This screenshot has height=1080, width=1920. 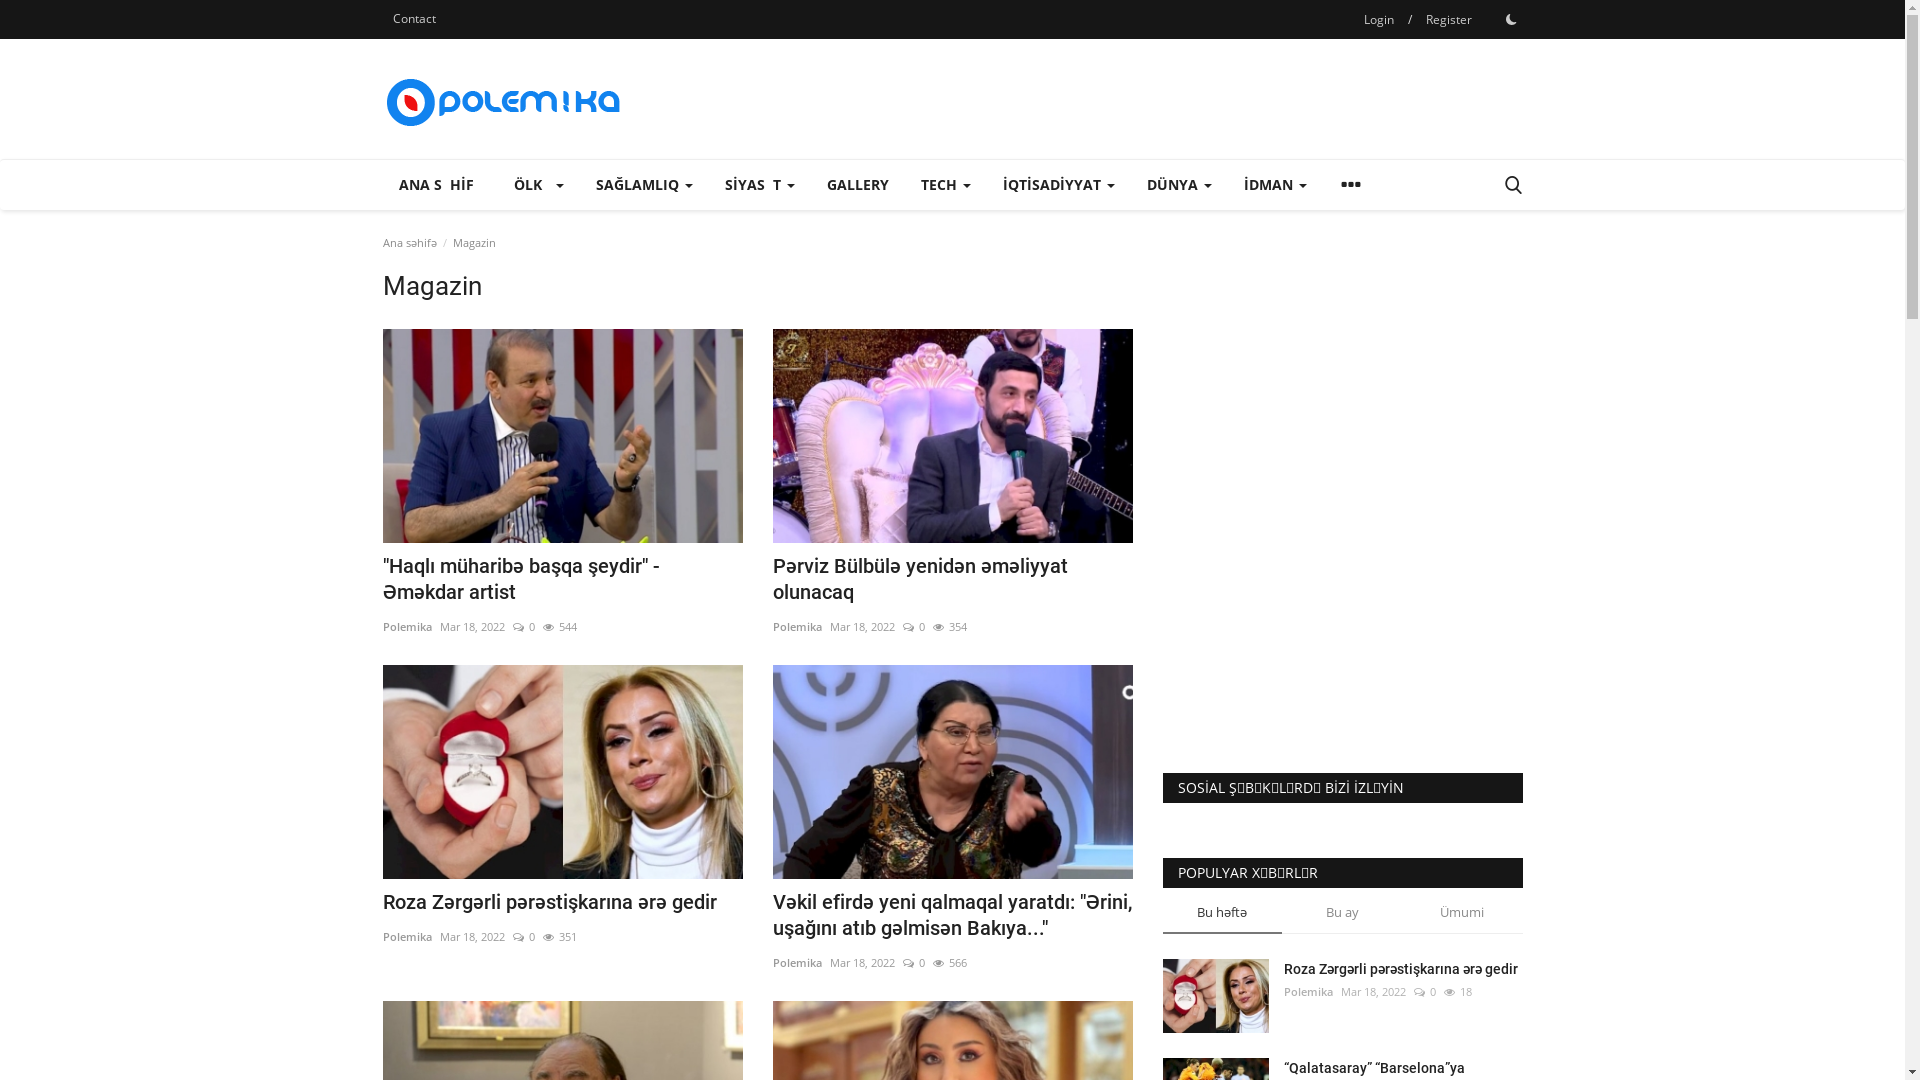 What do you see at coordinates (405, 937) in the screenshot?
I see `'Polemika'` at bounding box center [405, 937].